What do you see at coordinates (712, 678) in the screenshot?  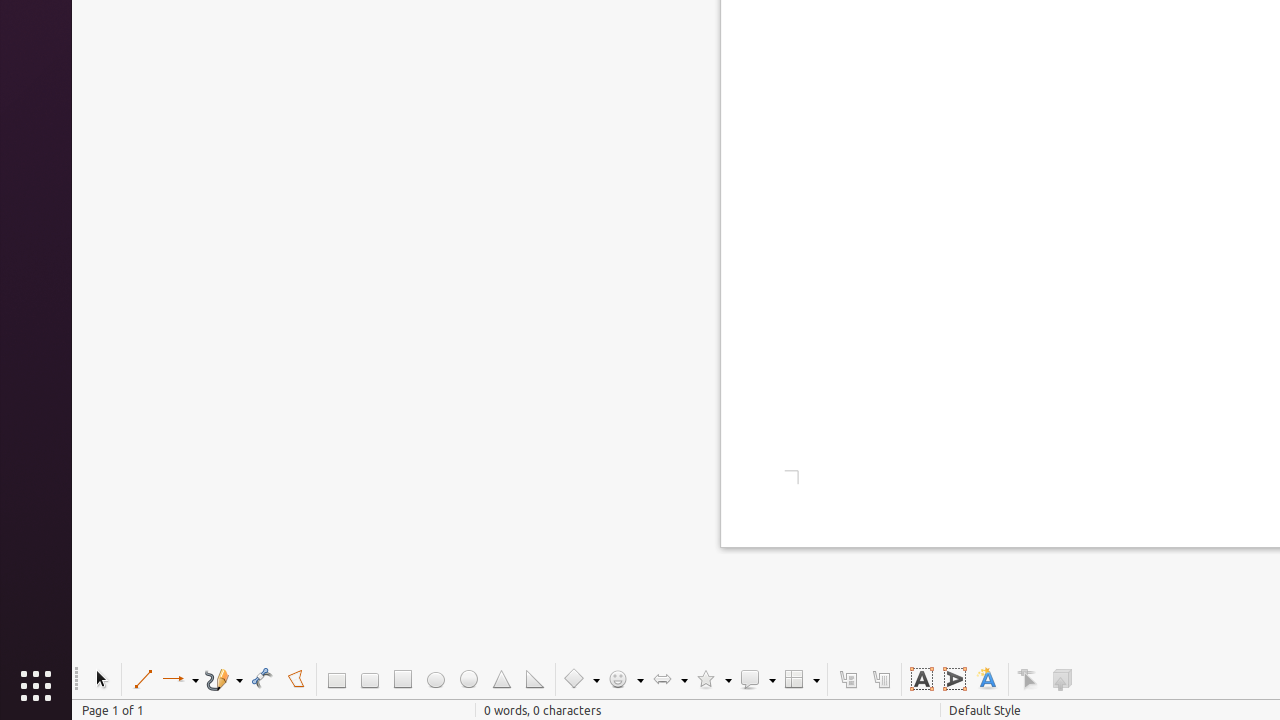 I see `'Star Shapes'` at bounding box center [712, 678].